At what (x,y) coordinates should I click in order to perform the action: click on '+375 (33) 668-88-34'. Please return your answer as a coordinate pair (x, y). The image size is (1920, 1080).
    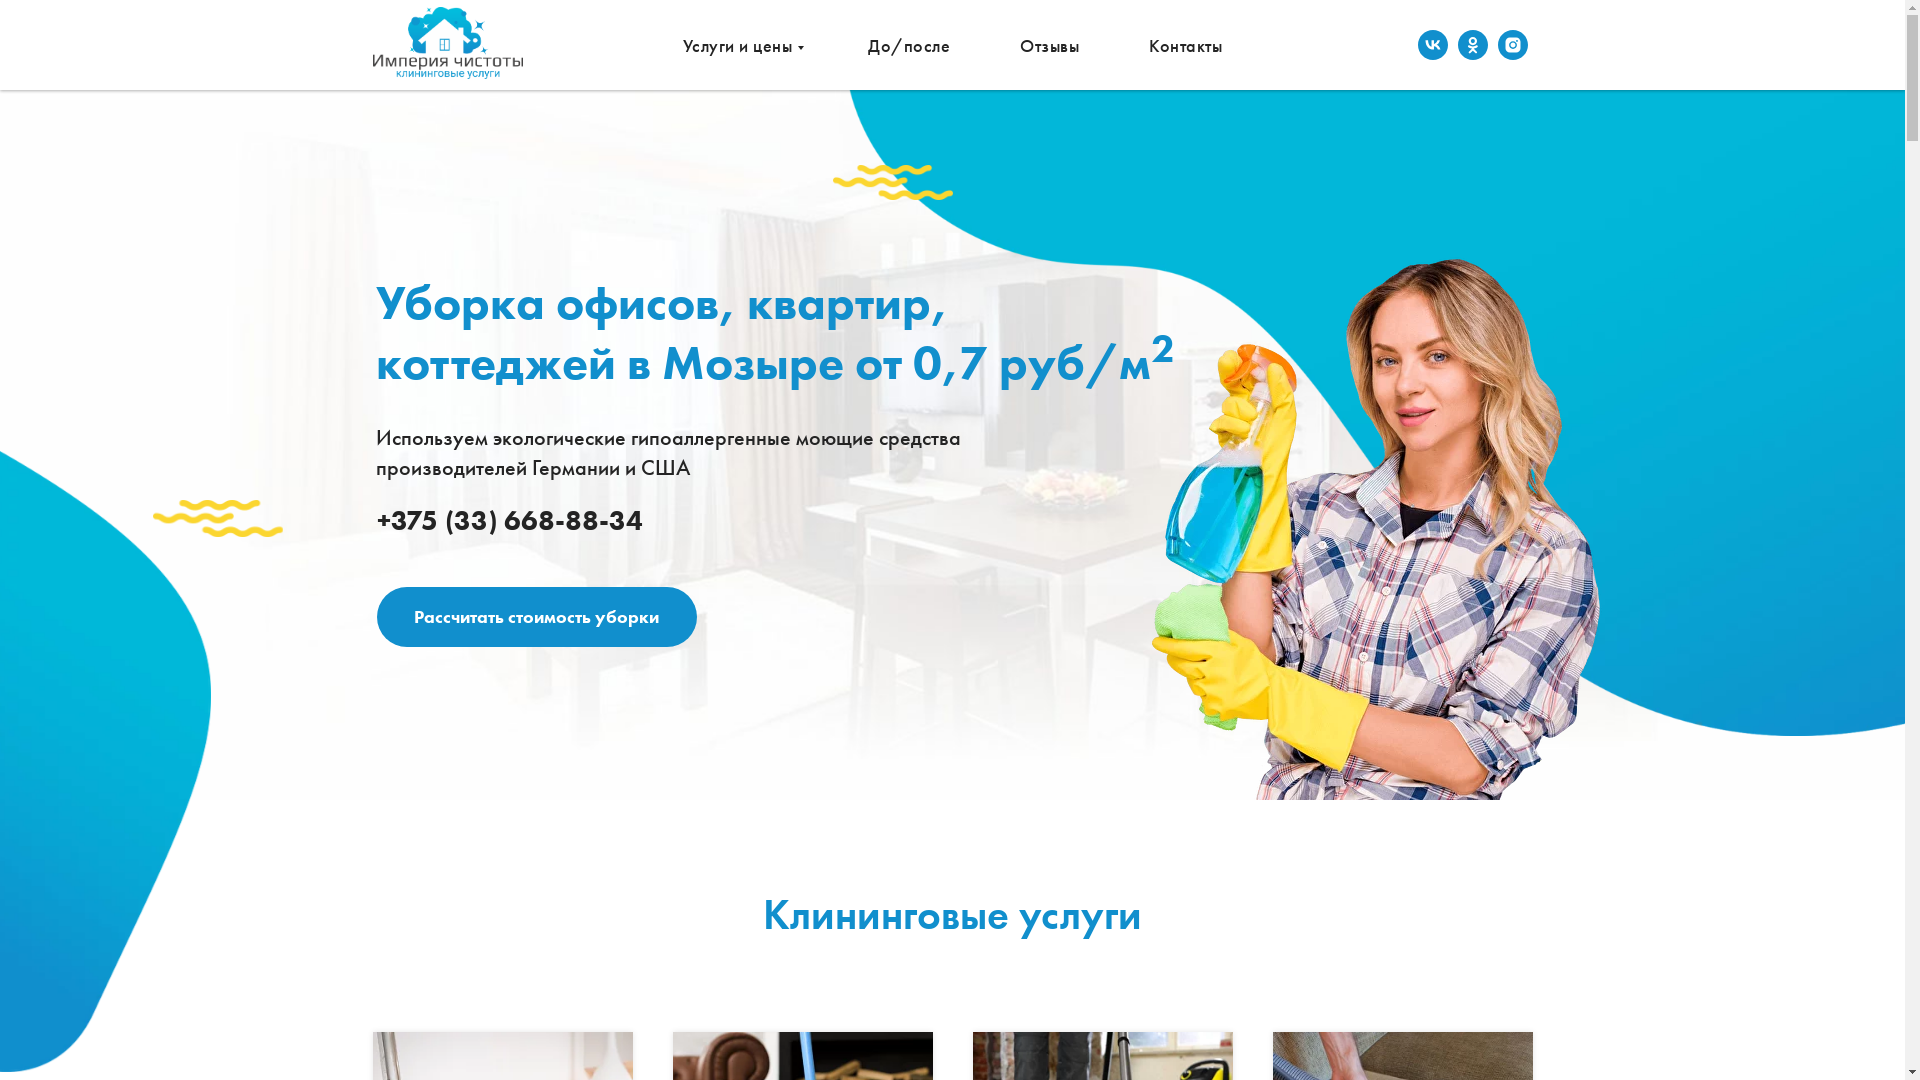
    Looking at the image, I should click on (508, 519).